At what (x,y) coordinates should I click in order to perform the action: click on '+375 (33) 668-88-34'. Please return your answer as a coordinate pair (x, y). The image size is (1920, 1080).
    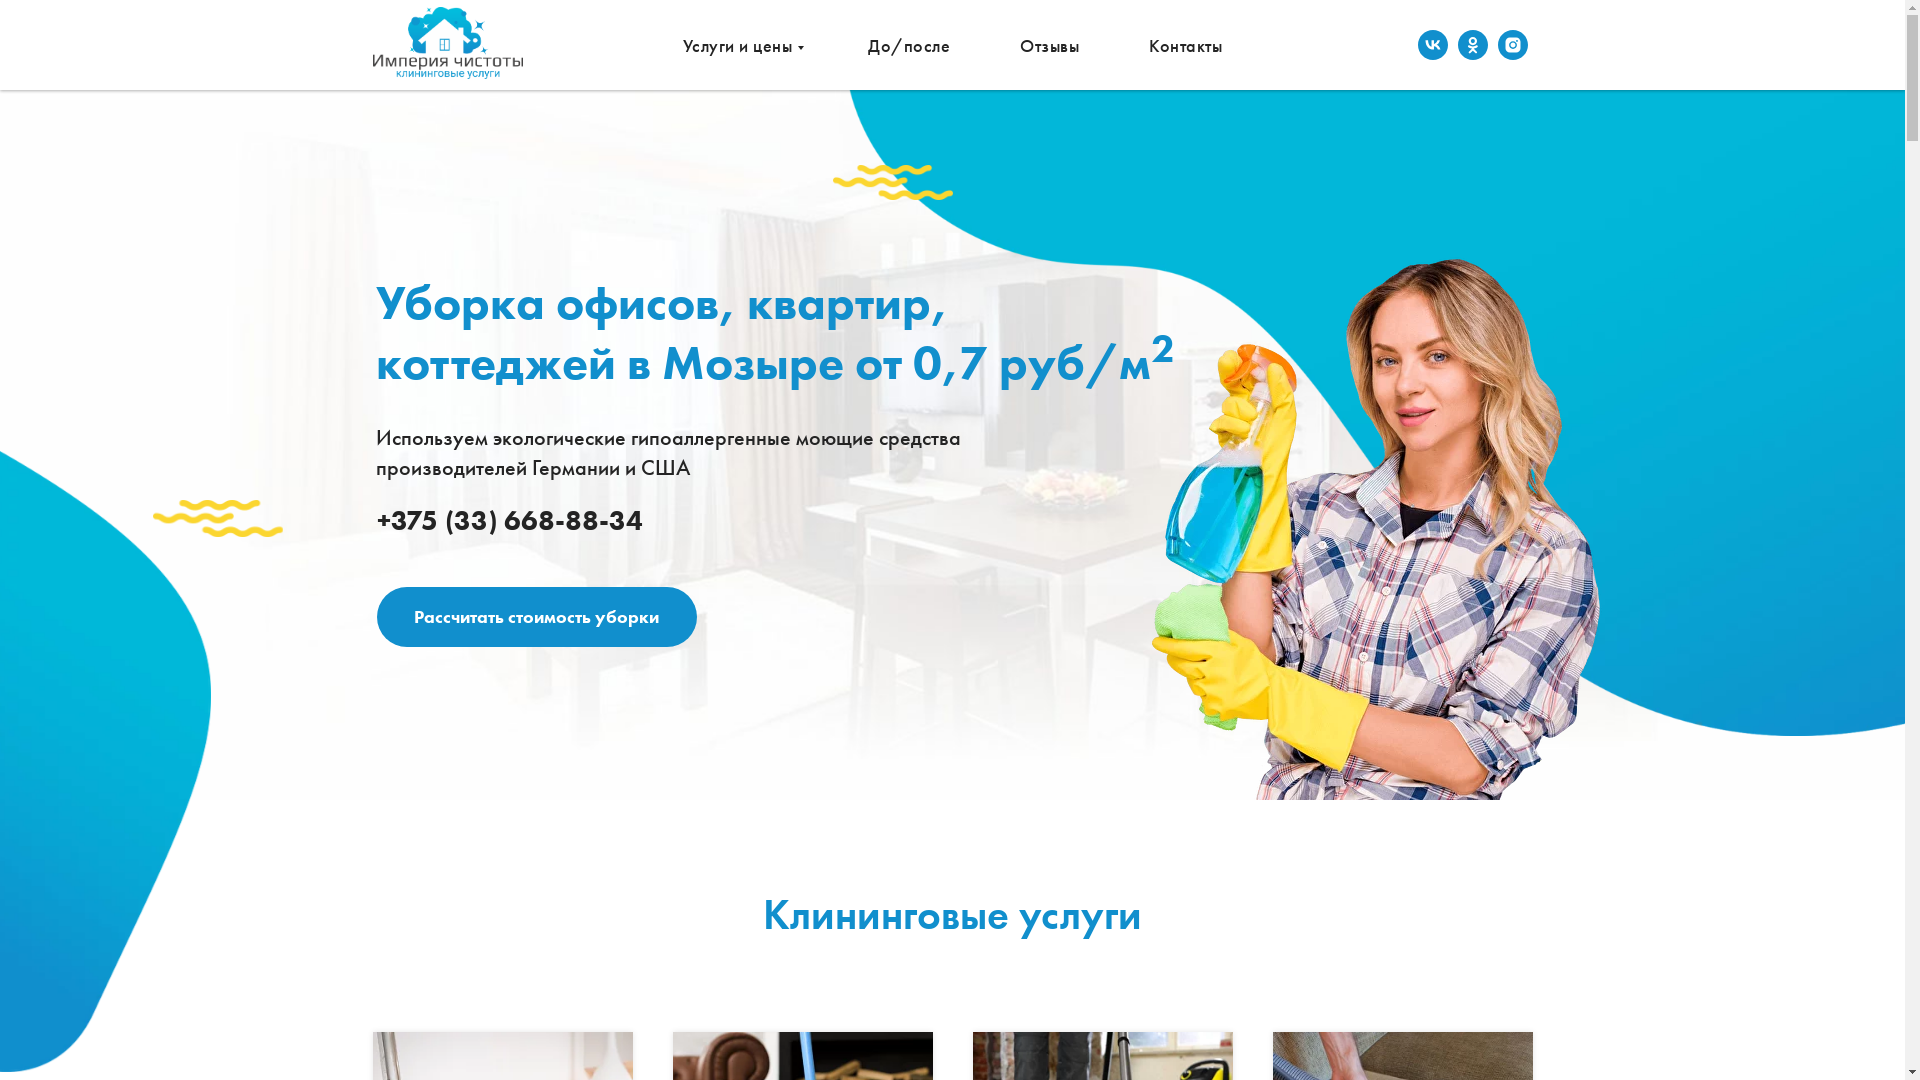
    Looking at the image, I should click on (508, 519).